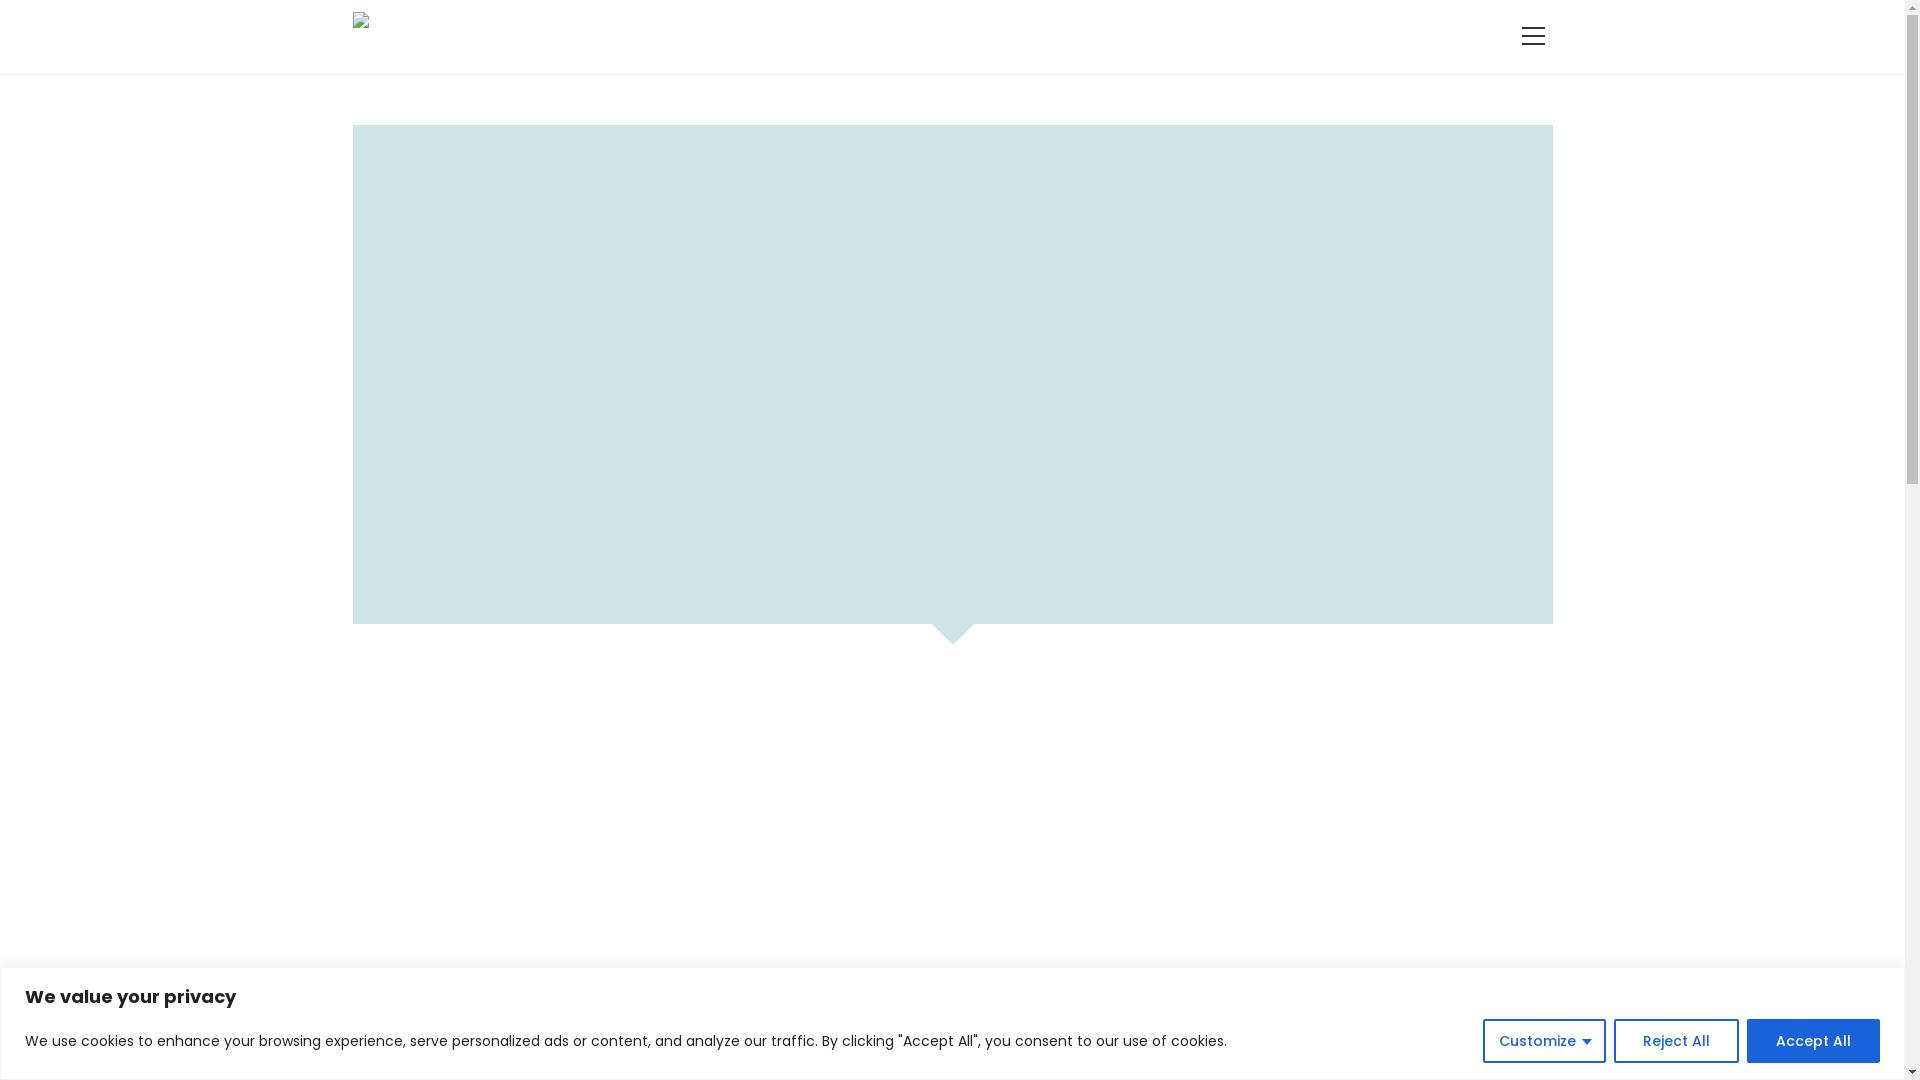  I want to click on 'Customize', so click(1483, 1039).